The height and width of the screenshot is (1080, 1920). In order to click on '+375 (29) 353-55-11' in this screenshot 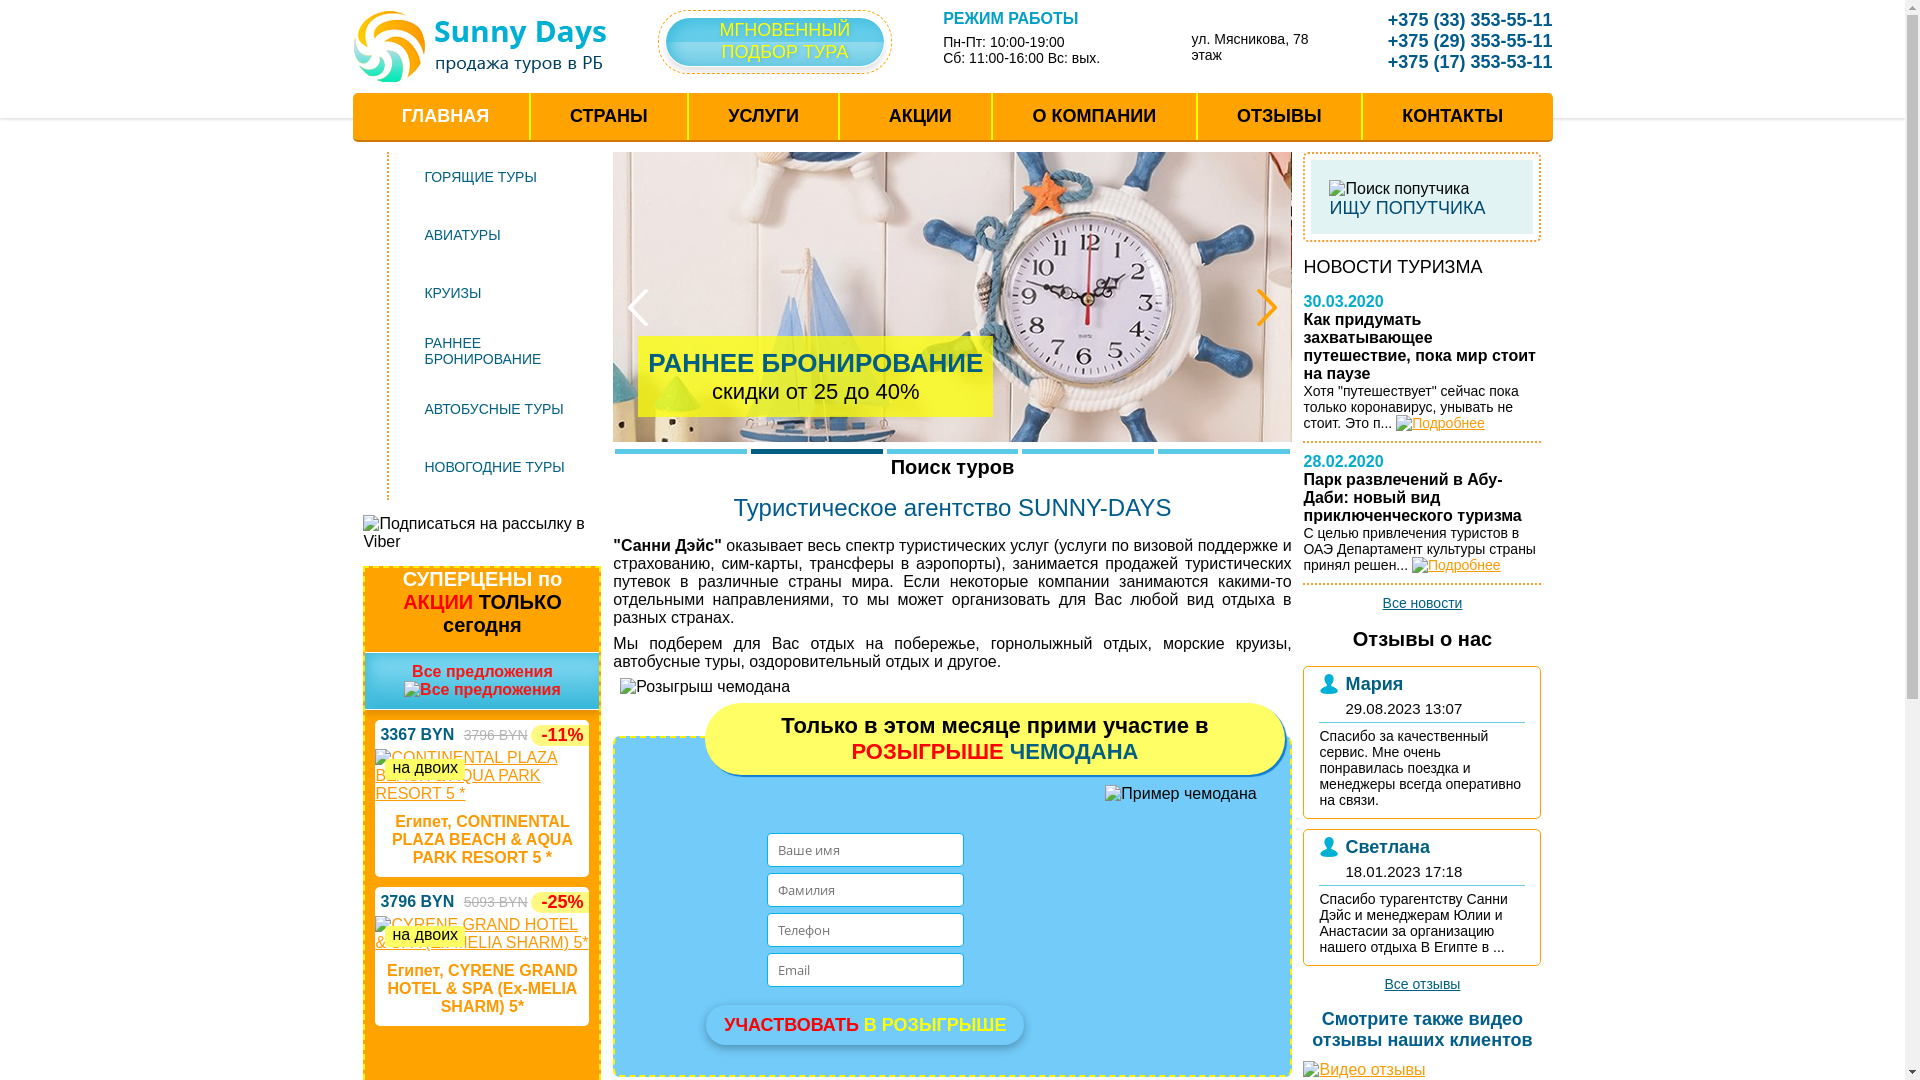, I will do `click(1456, 41)`.